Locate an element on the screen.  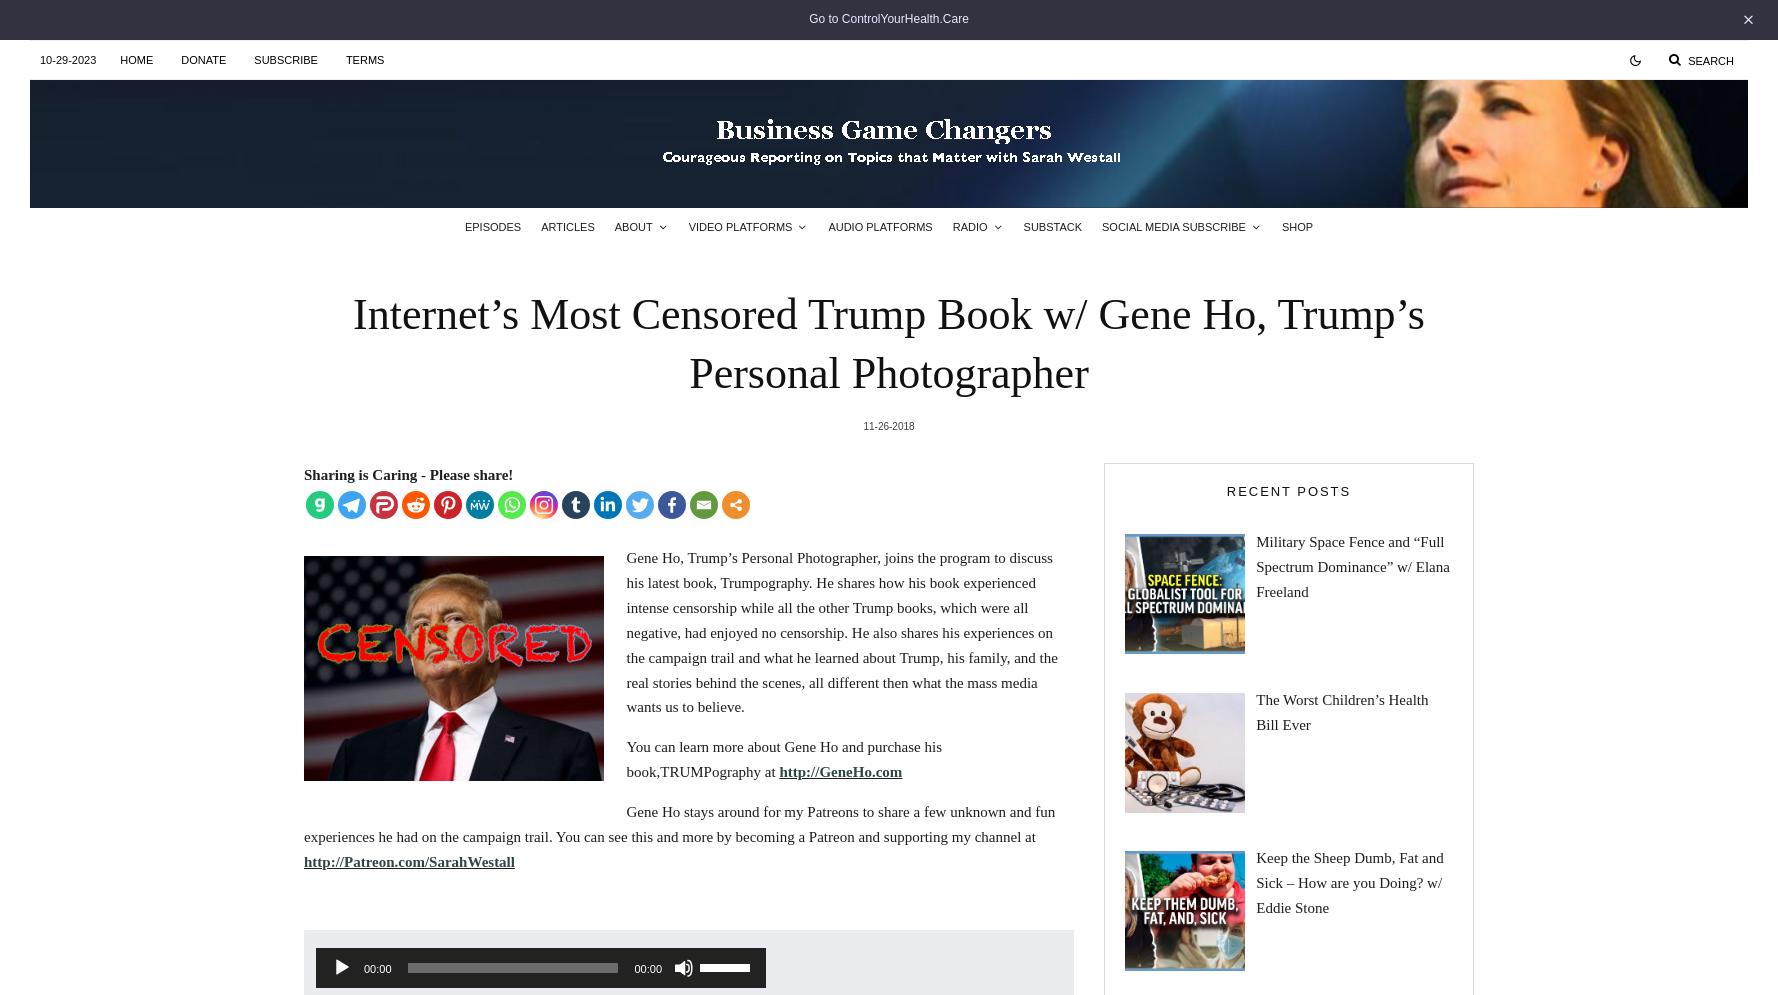
'Audio Platforms' is located at coordinates (878, 225).